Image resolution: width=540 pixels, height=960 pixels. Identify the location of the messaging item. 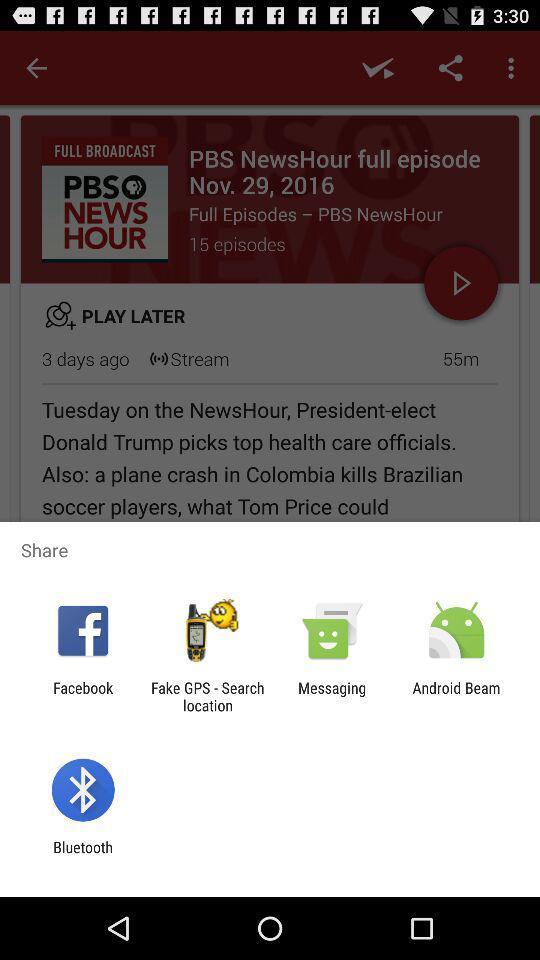
(332, 696).